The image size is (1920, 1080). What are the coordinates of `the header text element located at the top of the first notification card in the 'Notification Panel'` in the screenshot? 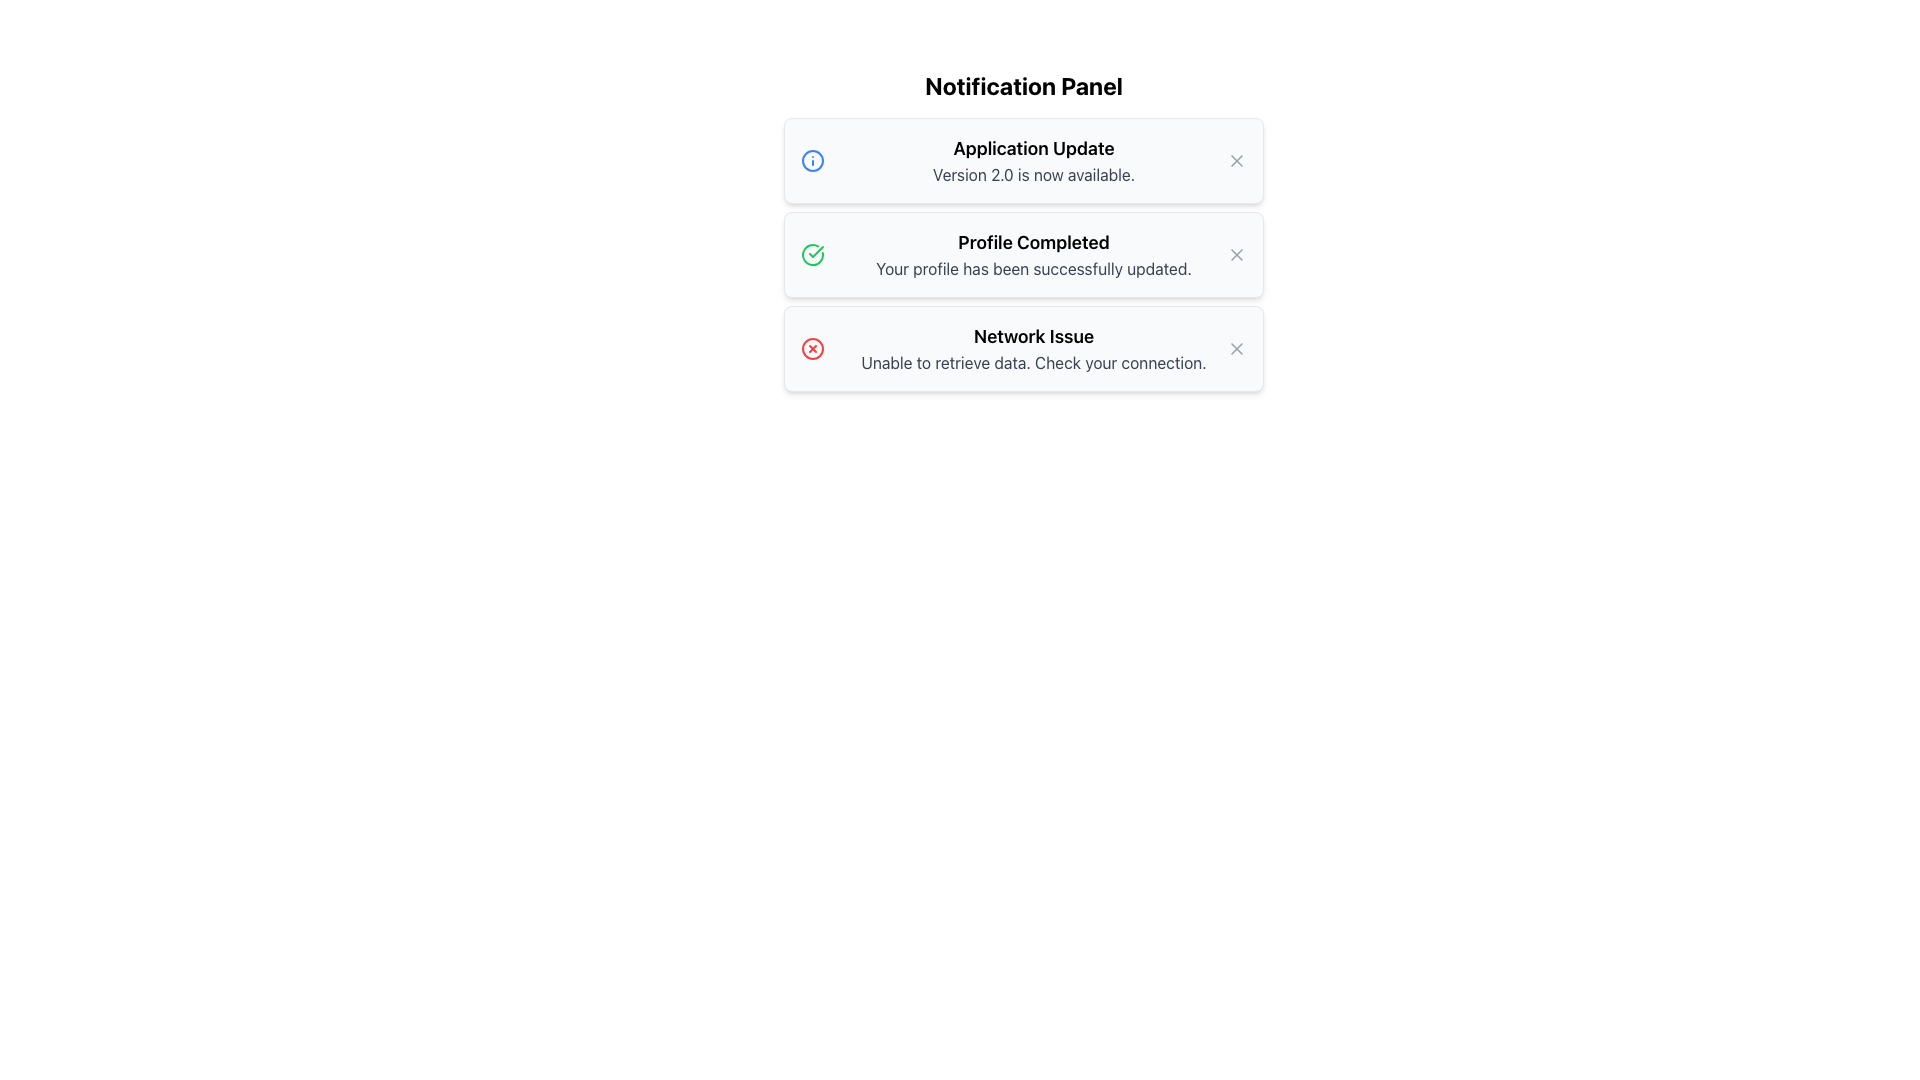 It's located at (1033, 148).